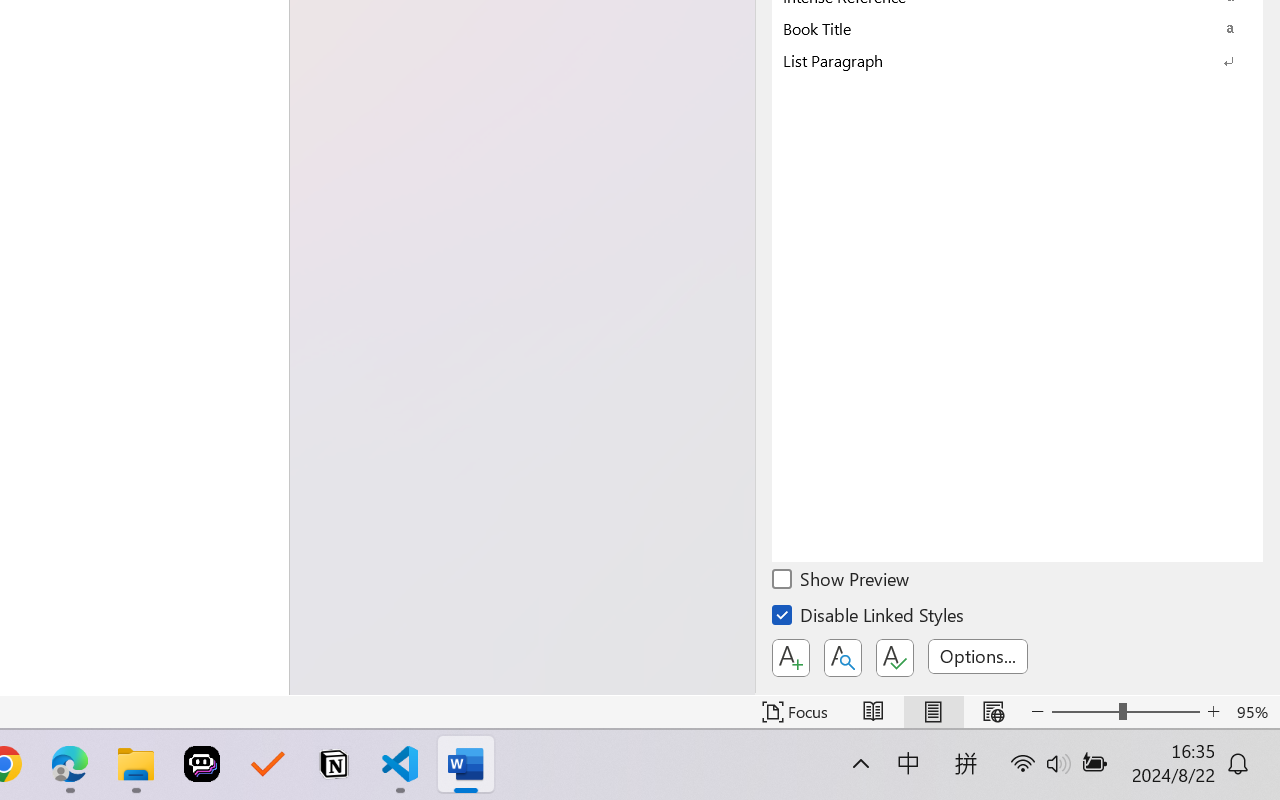  Describe the element at coordinates (977, 655) in the screenshot. I see `'Options...'` at that location.